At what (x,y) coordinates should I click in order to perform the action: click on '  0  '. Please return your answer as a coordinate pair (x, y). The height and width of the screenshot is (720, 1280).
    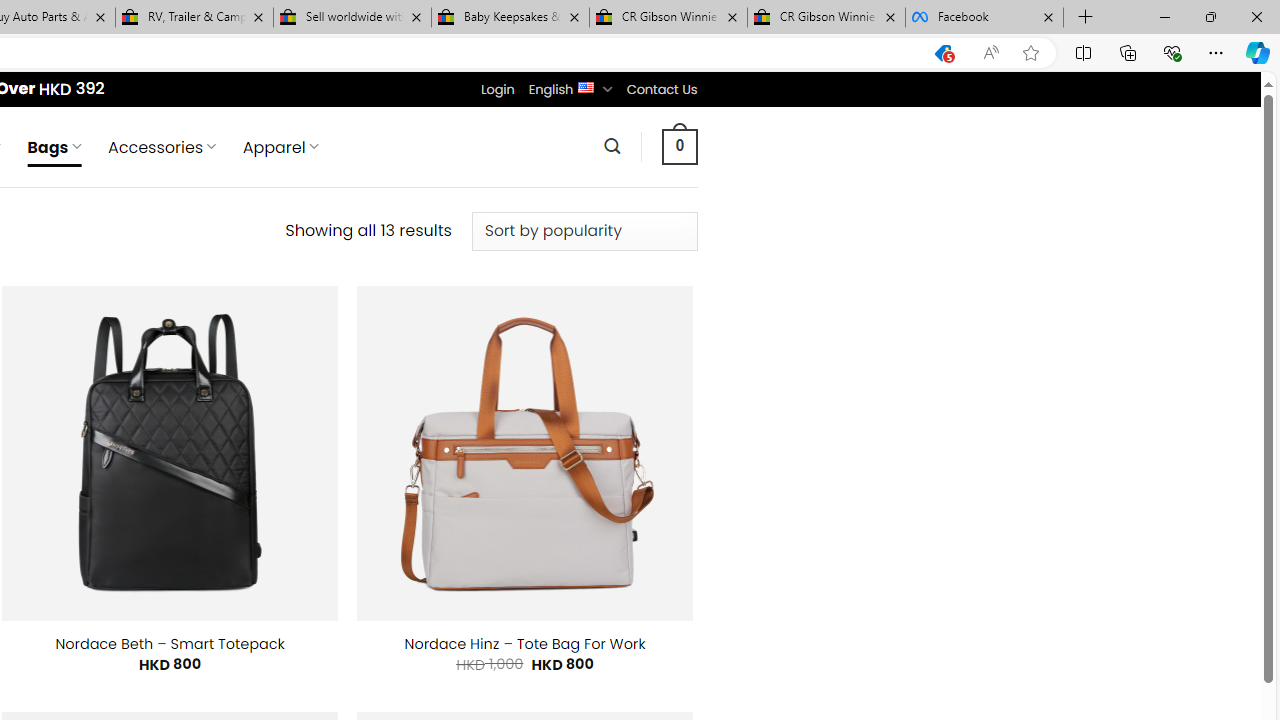
    Looking at the image, I should click on (679, 145).